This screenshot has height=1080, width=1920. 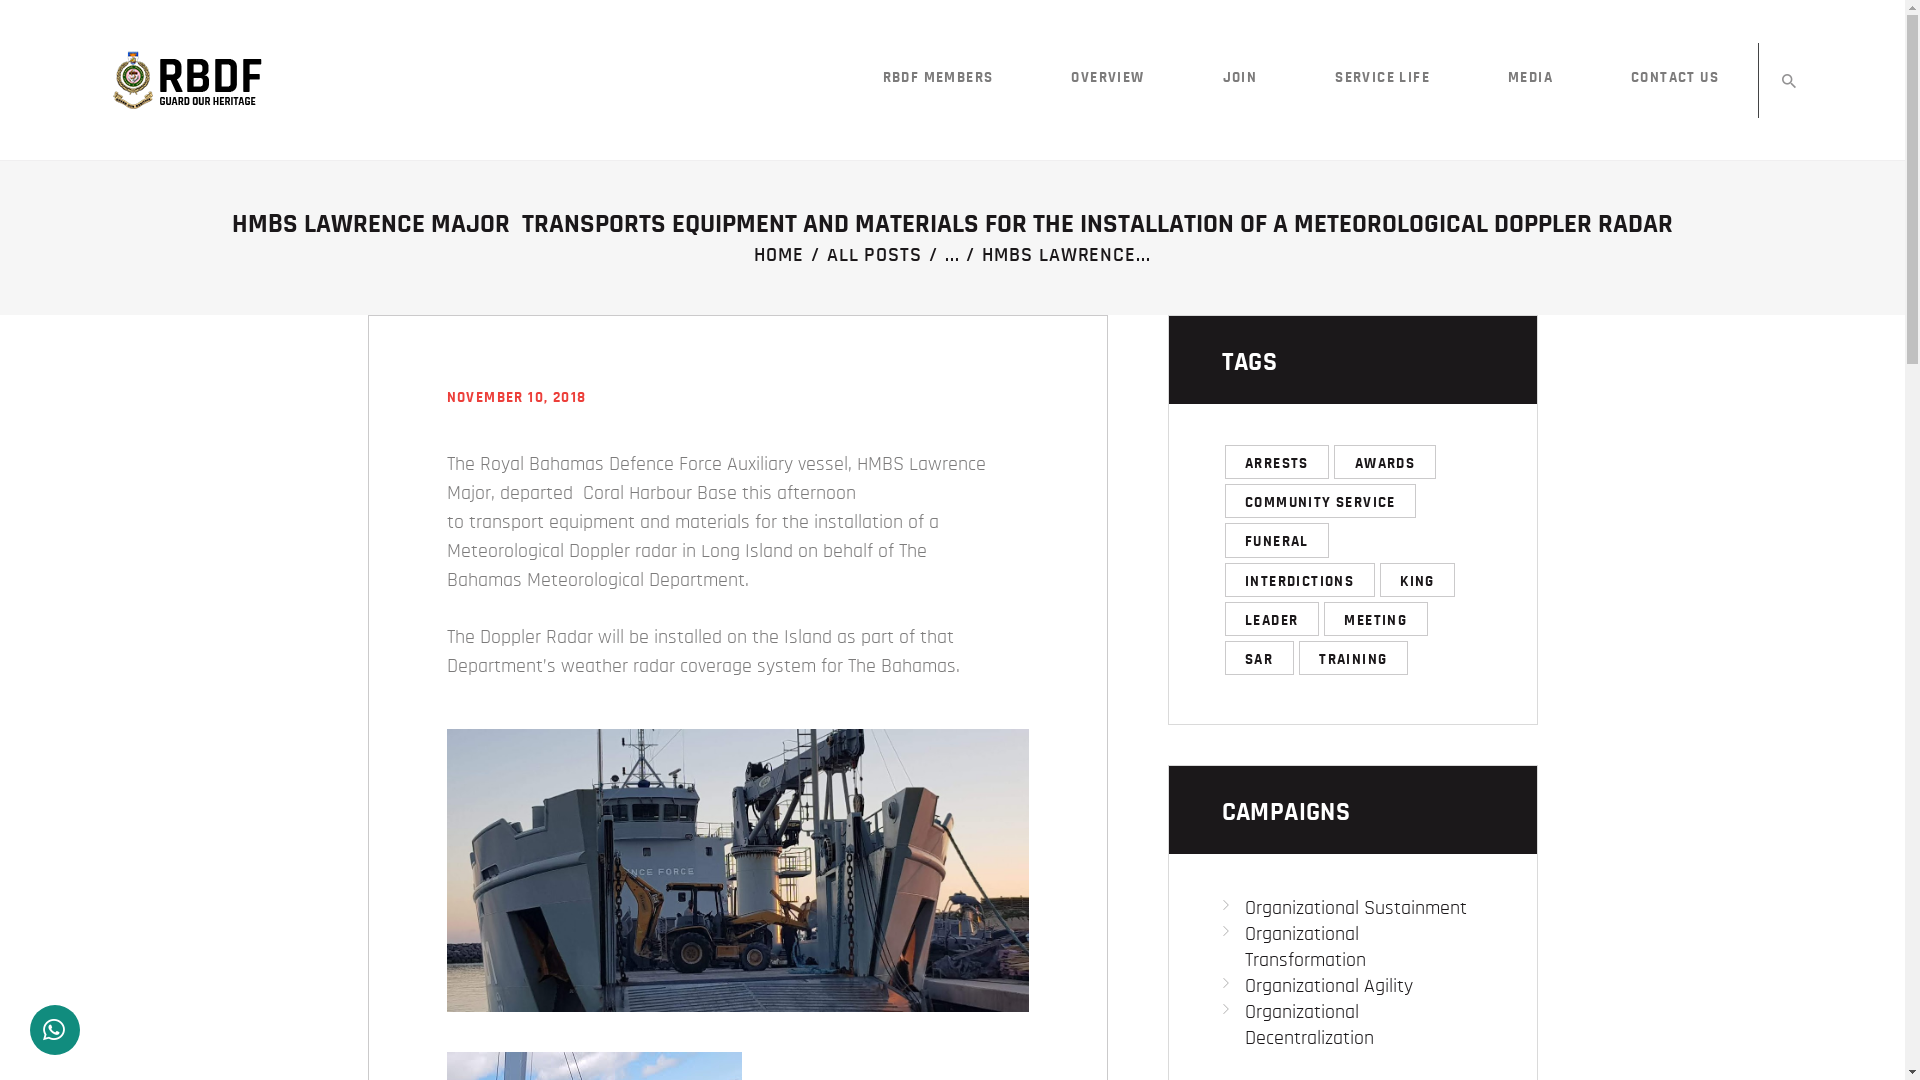 What do you see at coordinates (1239, 77) in the screenshot?
I see `'JOIN'` at bounding box center [1239, 77].